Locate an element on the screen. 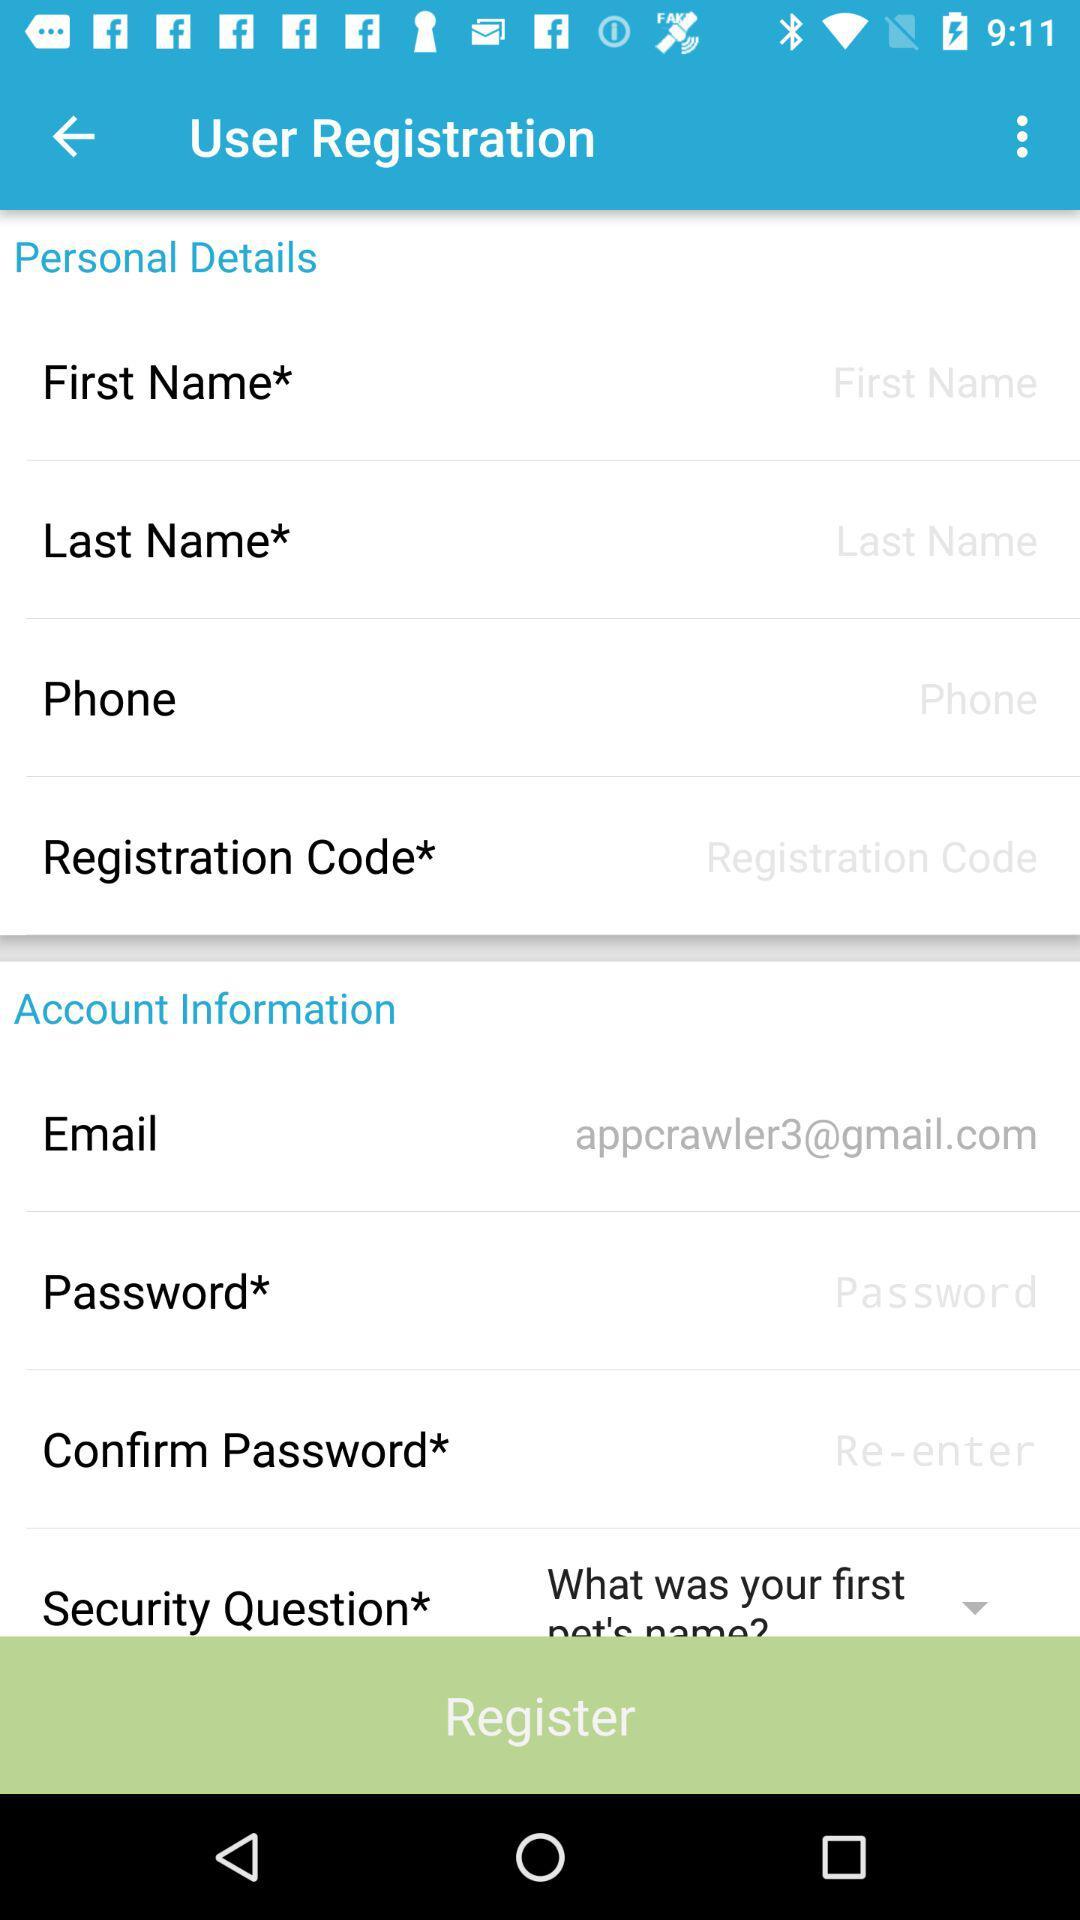 The height and width of the screenshot is (1920, 1080). phone number is located at coordinates (791, 697).